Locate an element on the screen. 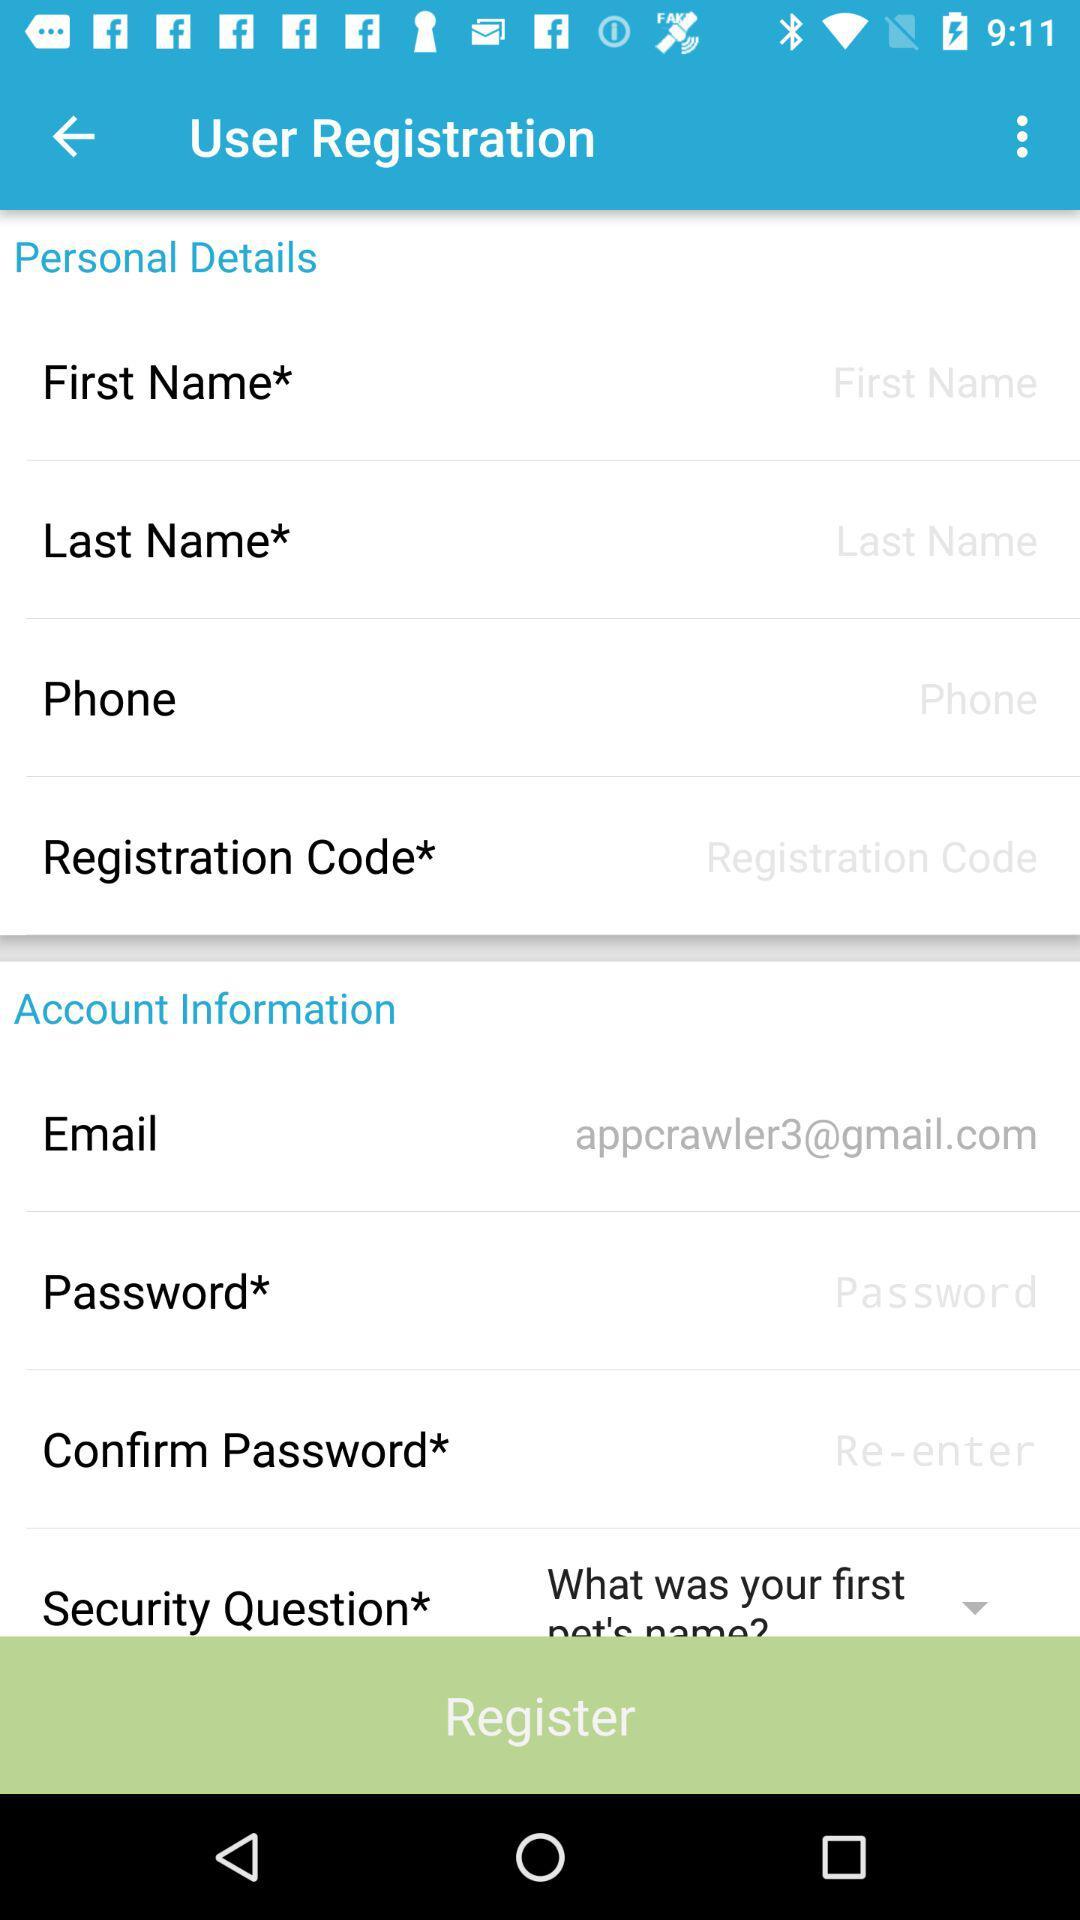 The height and width of the screenshot is (1920, 1080). phone number is located at coordinates (791, 697).